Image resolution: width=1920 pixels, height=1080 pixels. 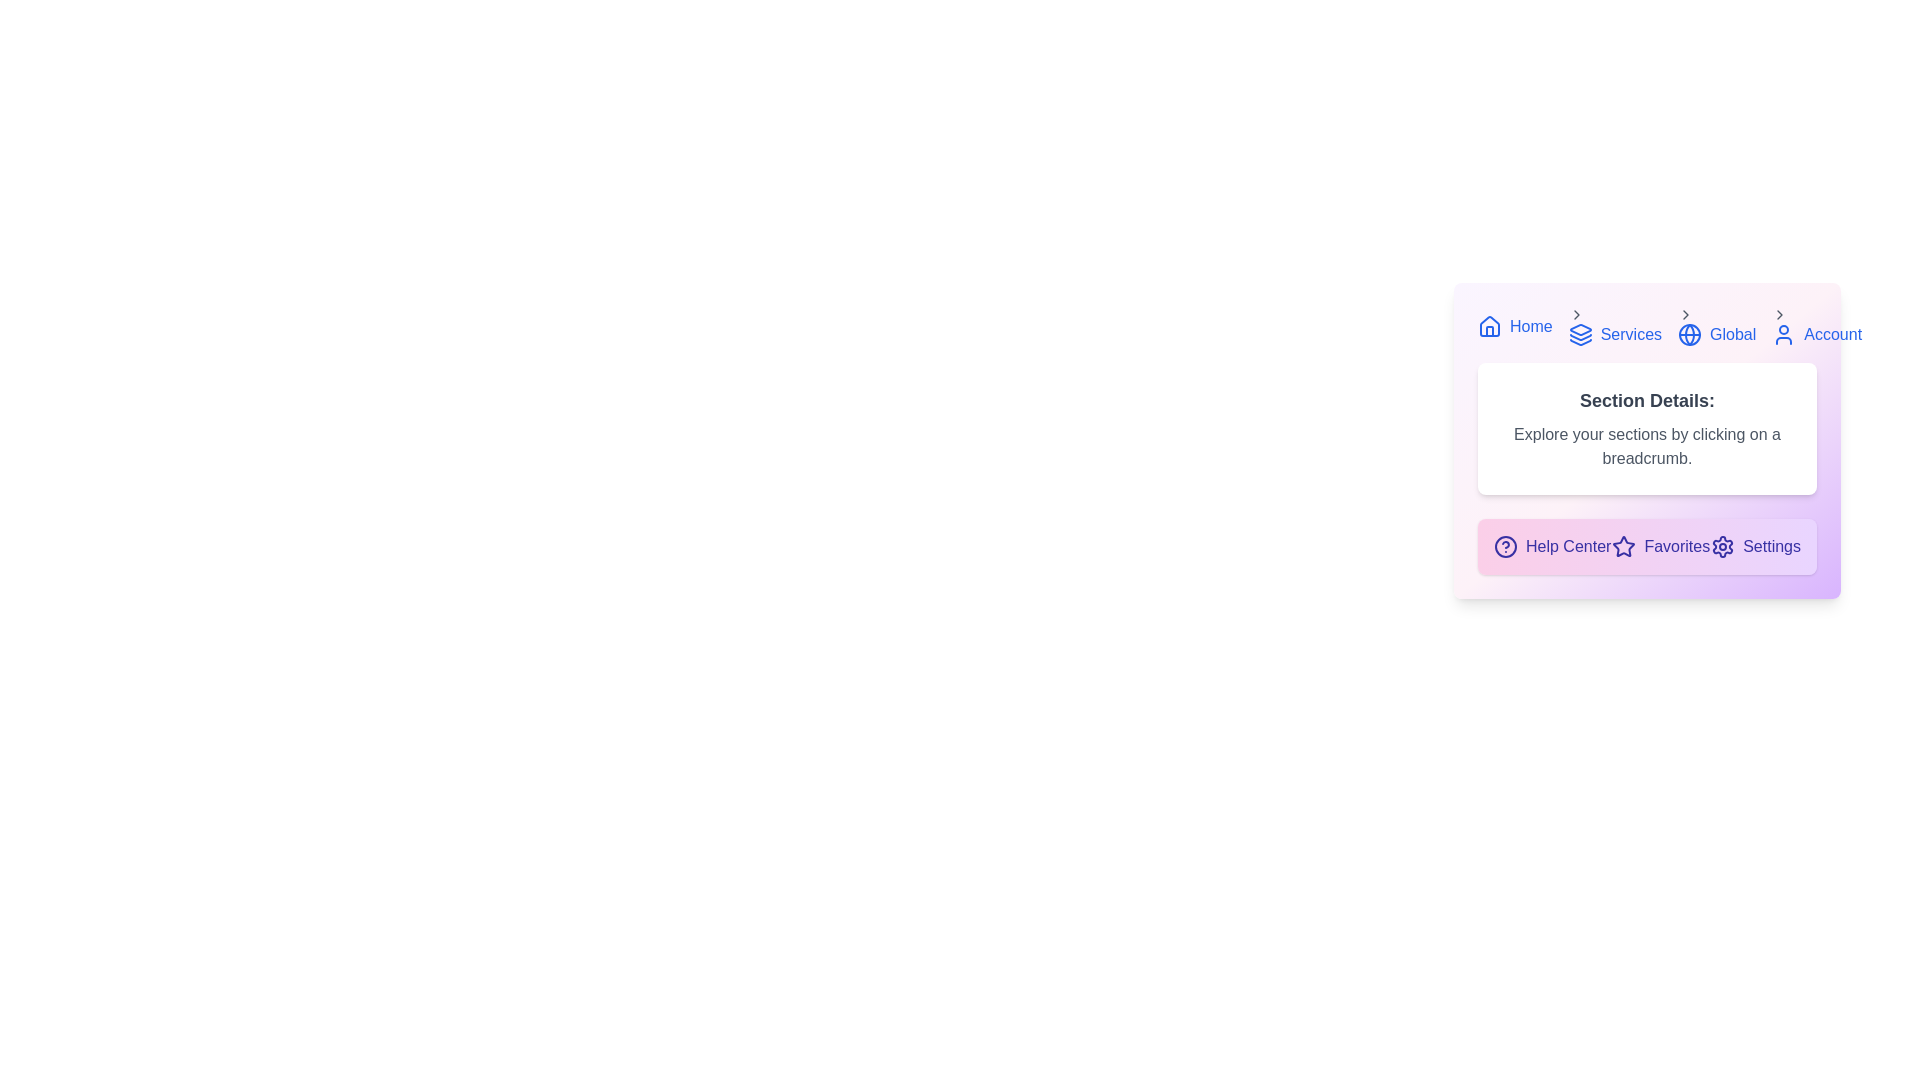 I want to click on the circular graphical element located in the lower-right section of the interface, adjacent to the 'Help Center' label, so click(x=1506, y=547).